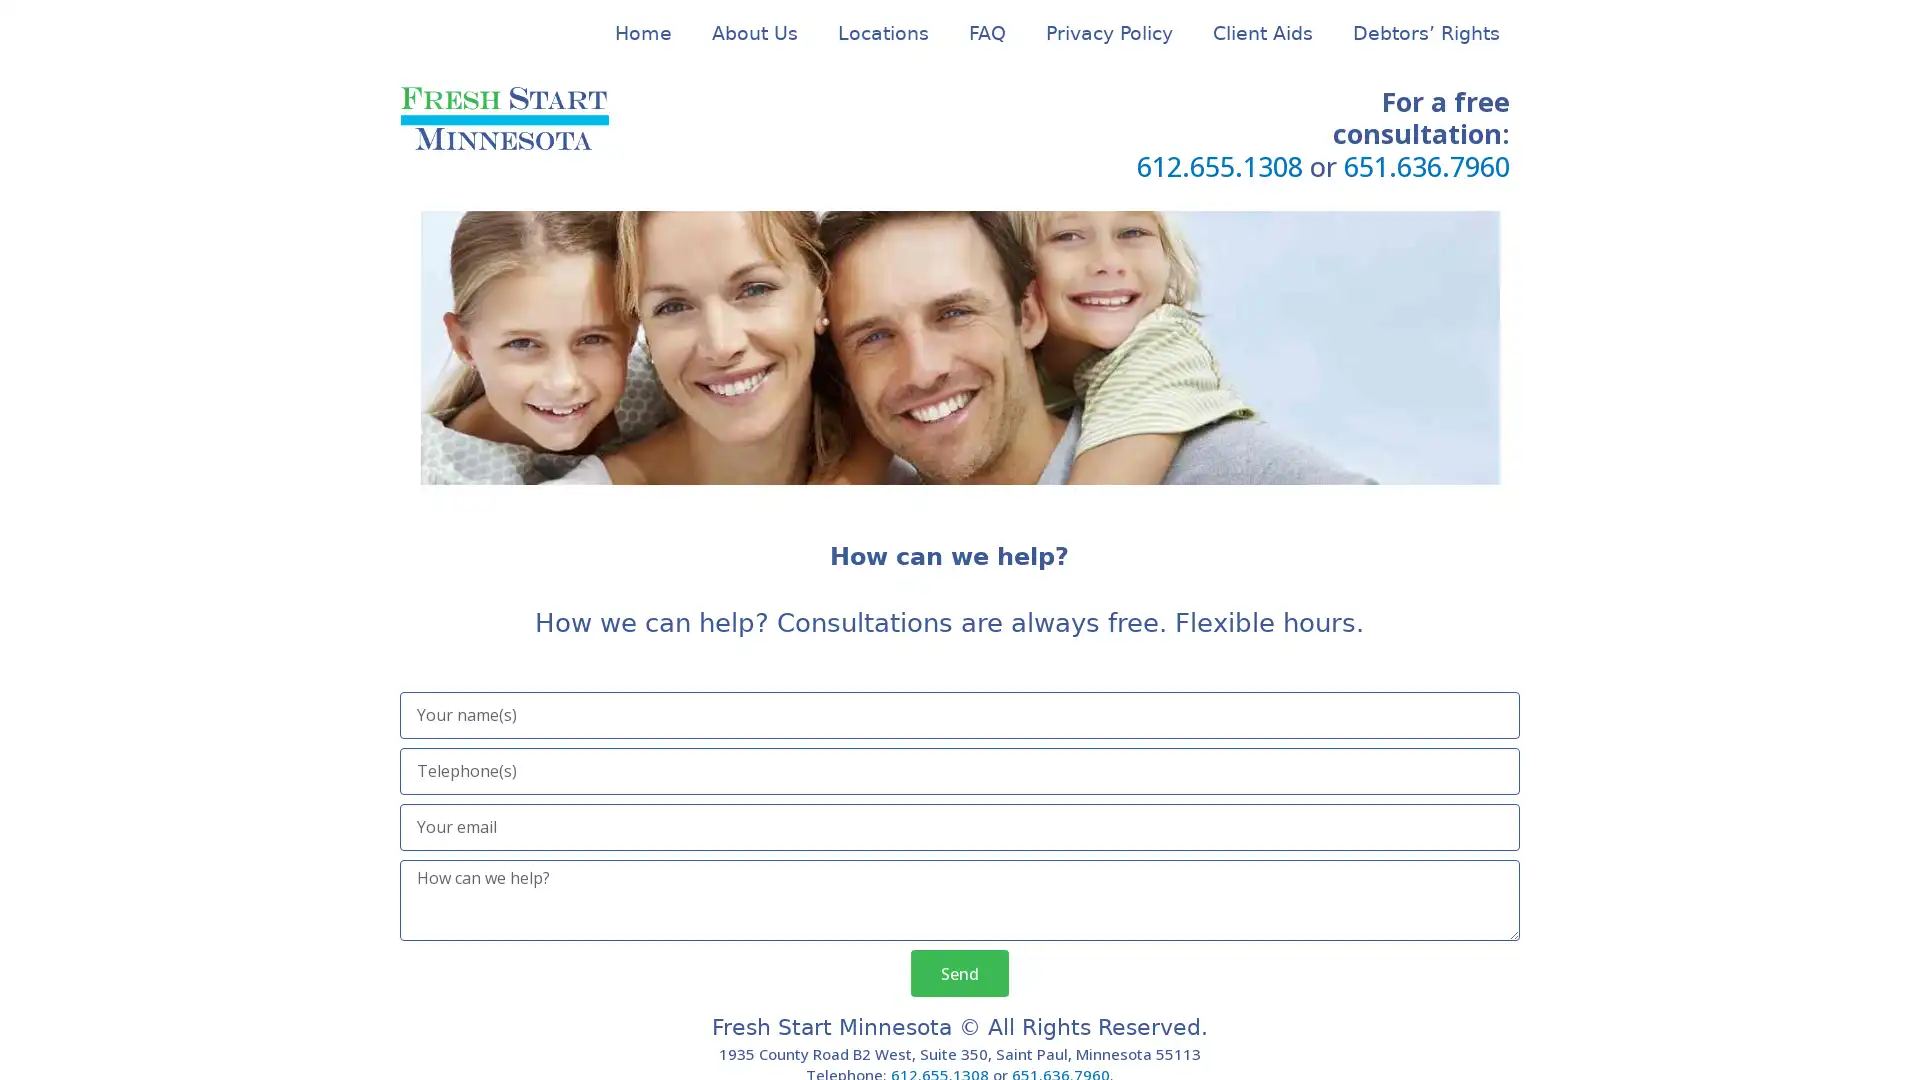  I want to click on Send, so click(960, 972).